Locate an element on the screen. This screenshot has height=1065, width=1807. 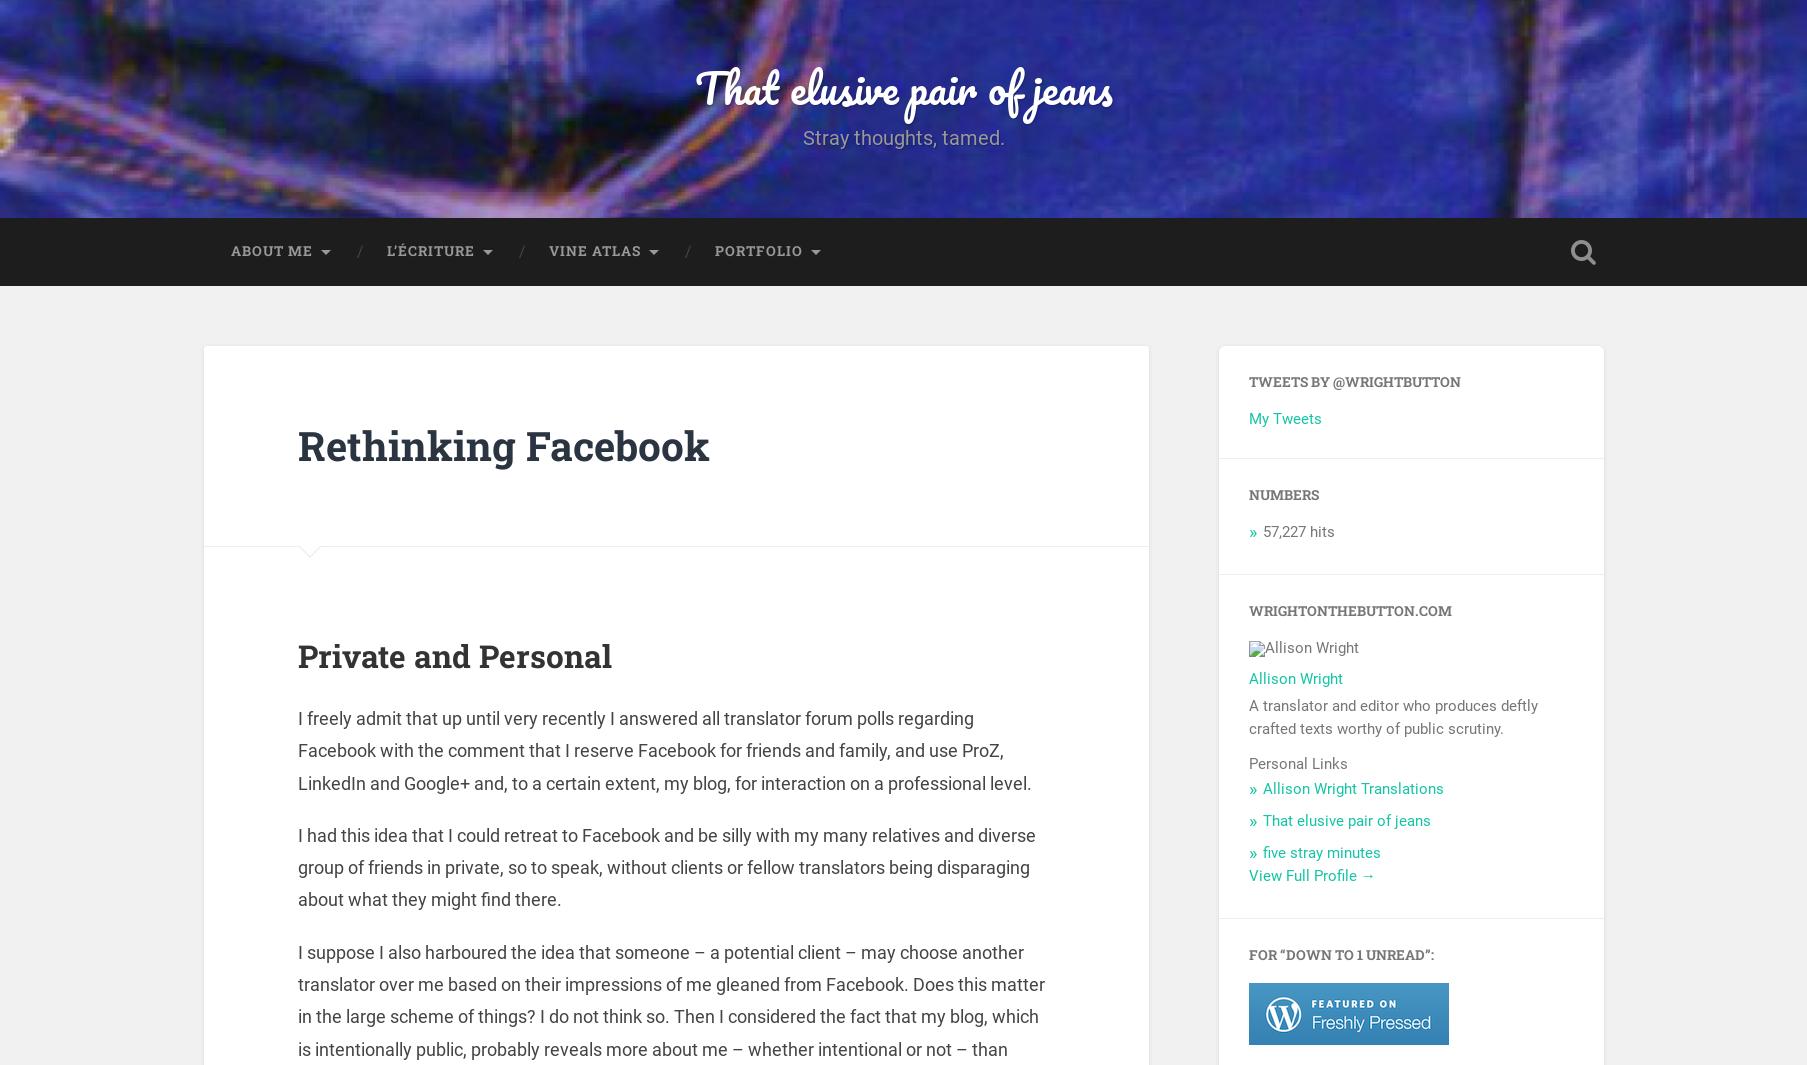
'wrightonthebutton.com' is located at coordinates (1348, 615).